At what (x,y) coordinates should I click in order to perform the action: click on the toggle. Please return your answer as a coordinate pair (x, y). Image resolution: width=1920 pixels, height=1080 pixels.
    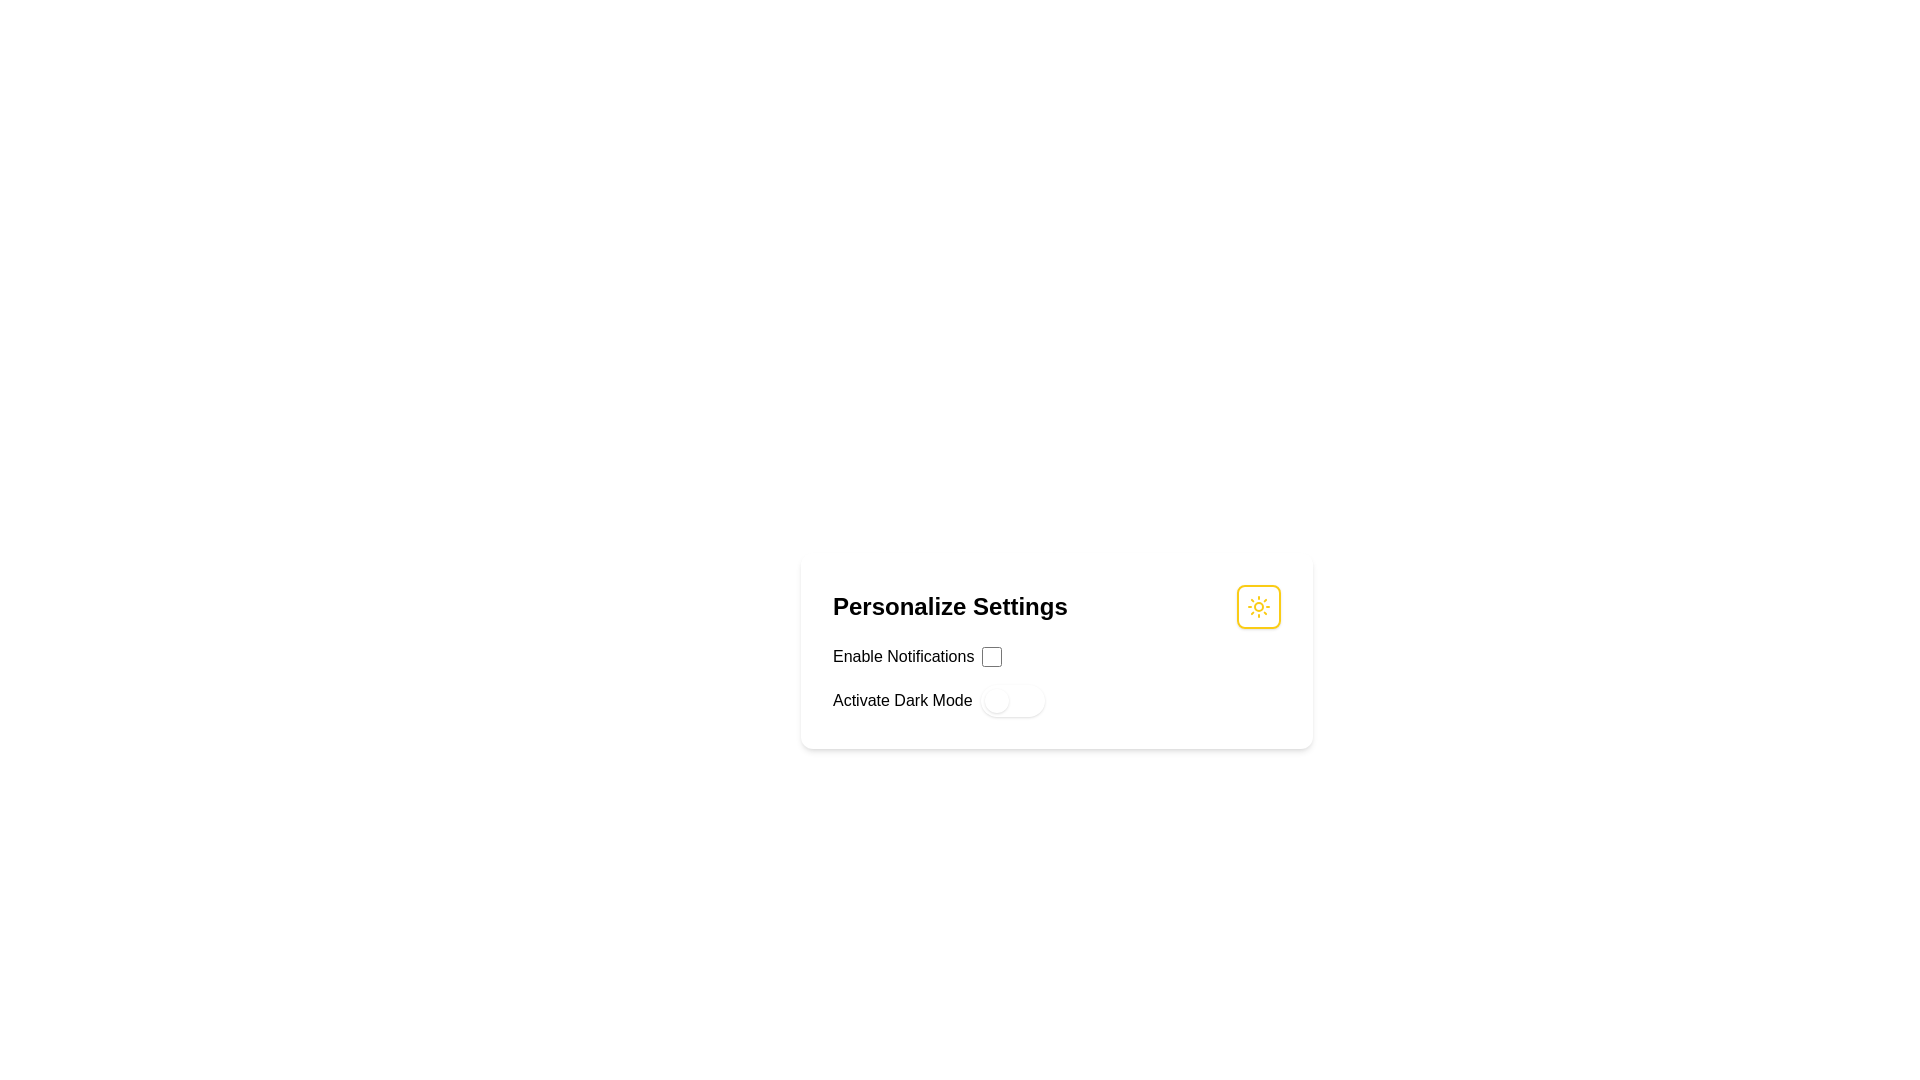
    Looking at the image, I should click on (1040, 700).